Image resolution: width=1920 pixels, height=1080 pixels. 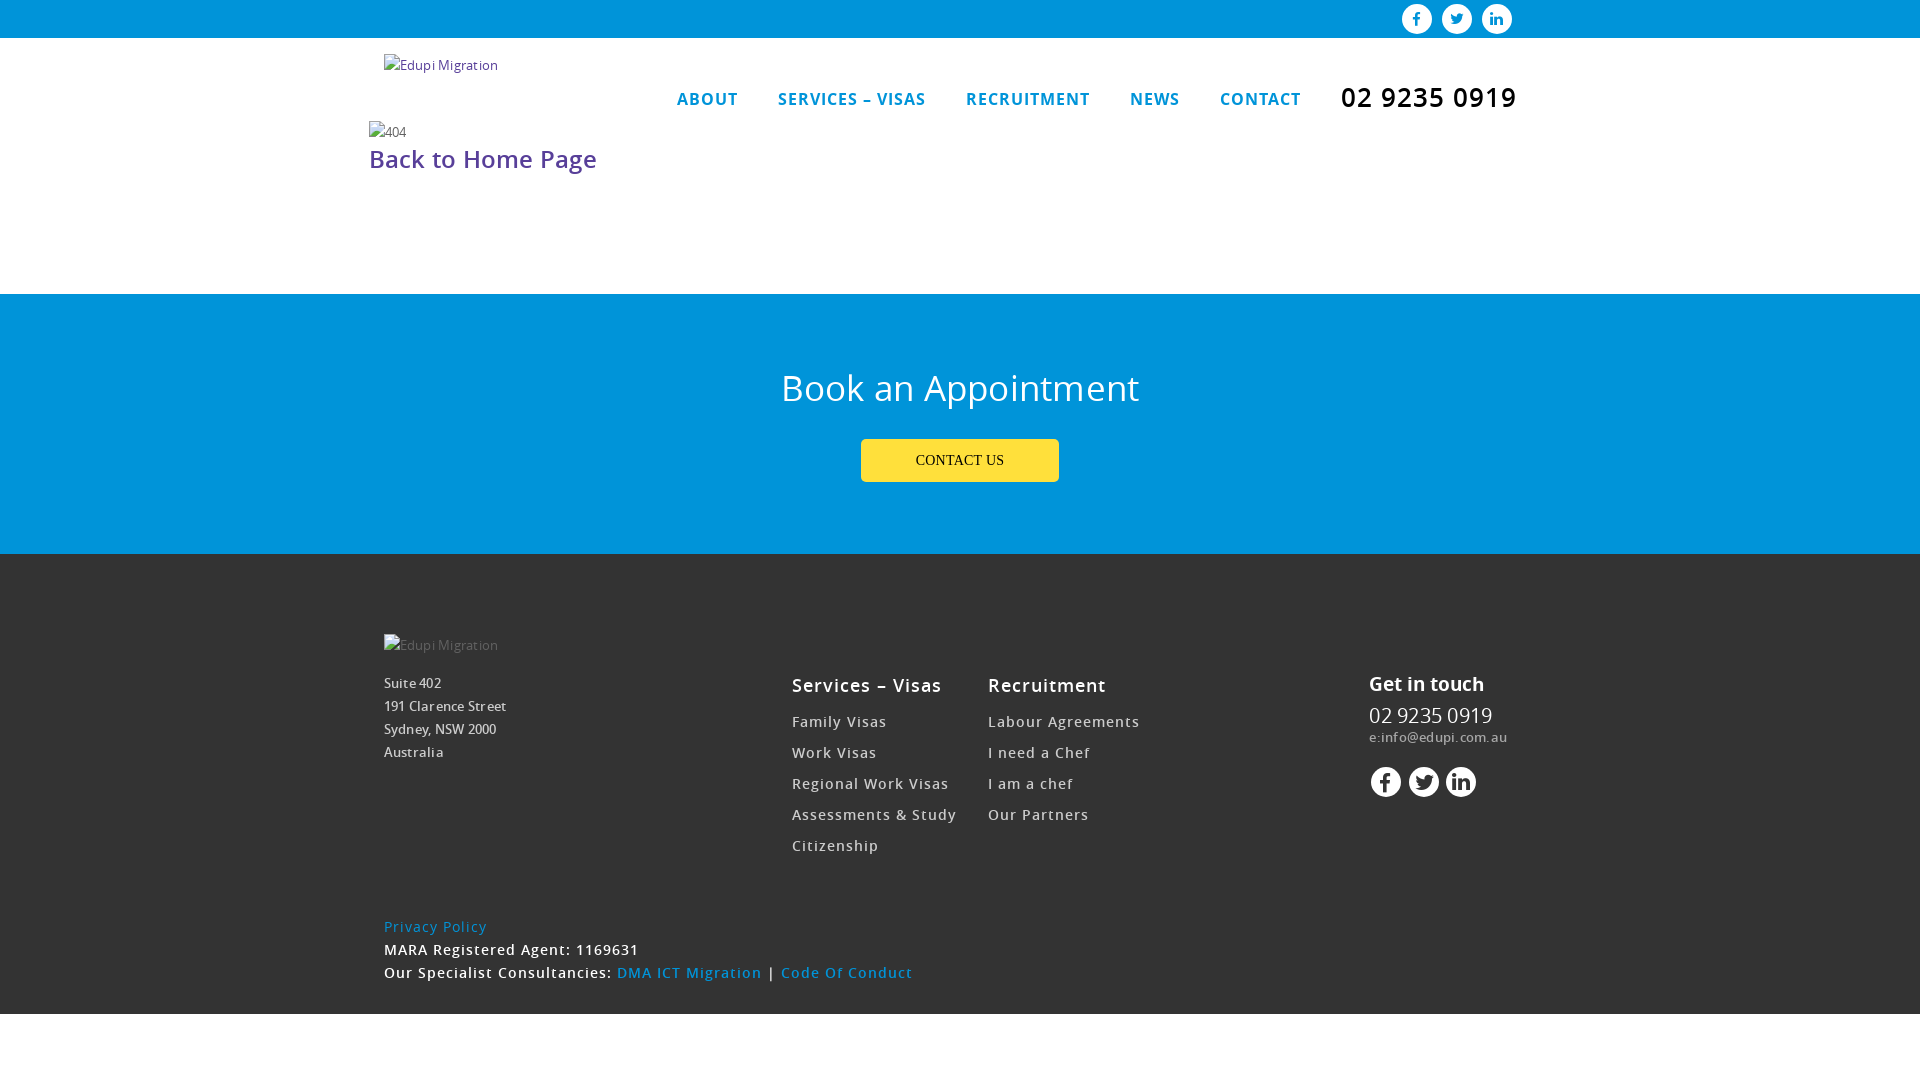 I want to click on 'Regional Work Visas', so click(x=870, y=782).